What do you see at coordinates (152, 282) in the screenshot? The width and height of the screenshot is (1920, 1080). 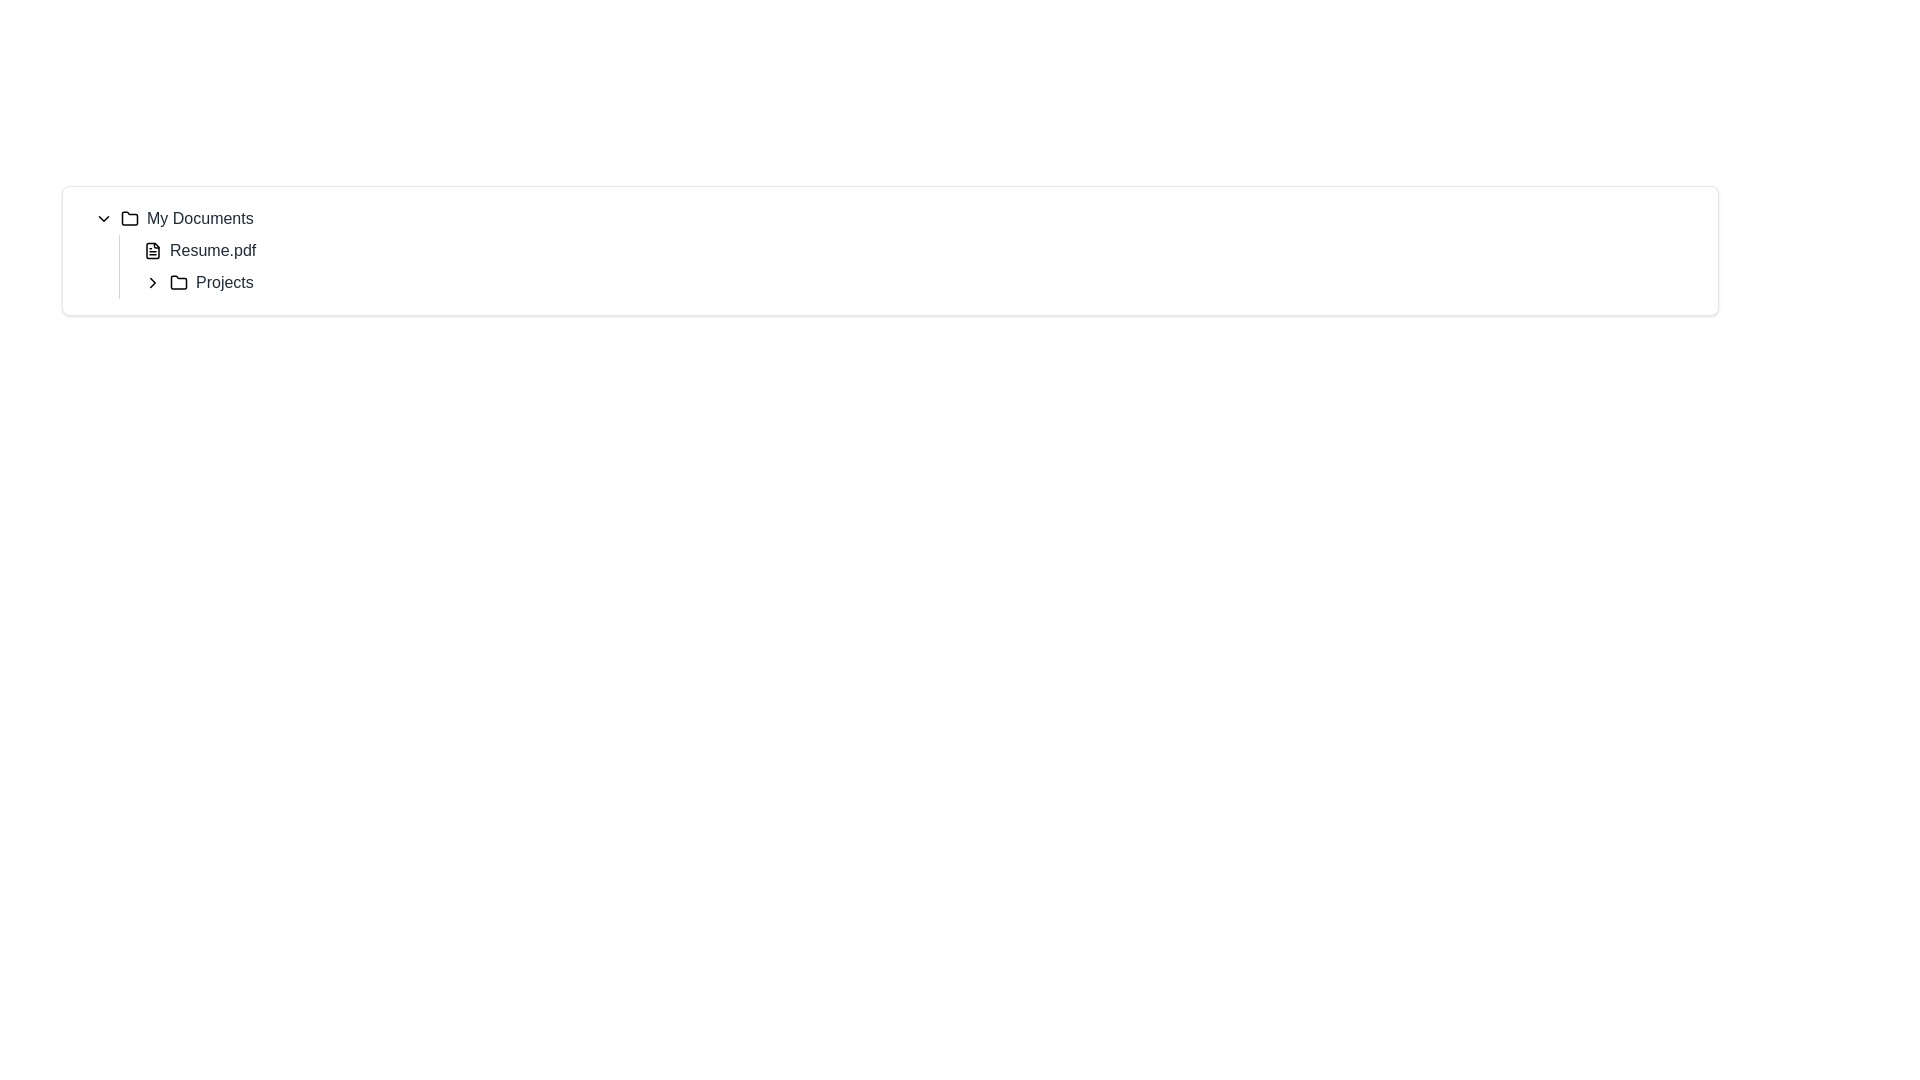 I see `the chevron icon located on the left side of the 'Projects' label` at bounding box center [152, 282].